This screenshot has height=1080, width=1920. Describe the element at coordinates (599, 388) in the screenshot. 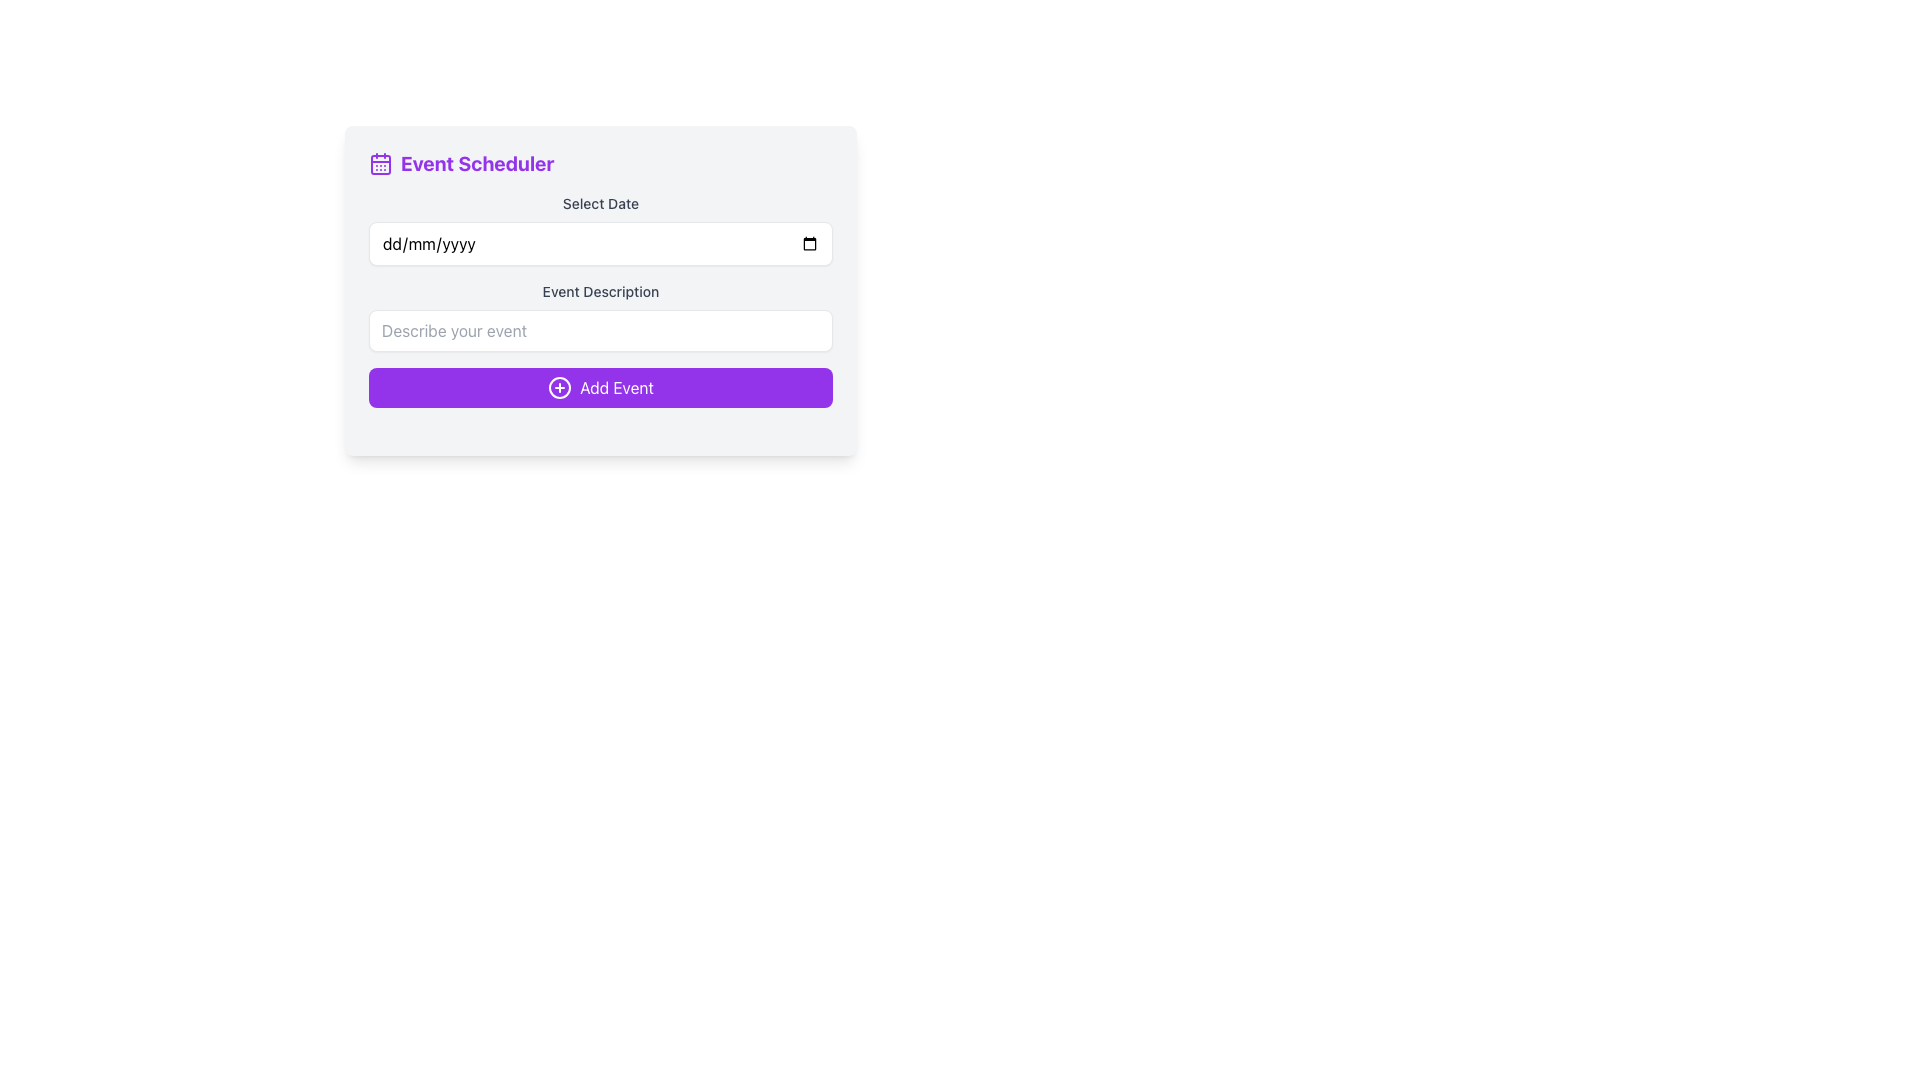

I see `the purple rectangular 'Add Event' button located at the bottom of the 'Event Scheduler' form, which features a white plus icon and centrally aligned text` at that location.